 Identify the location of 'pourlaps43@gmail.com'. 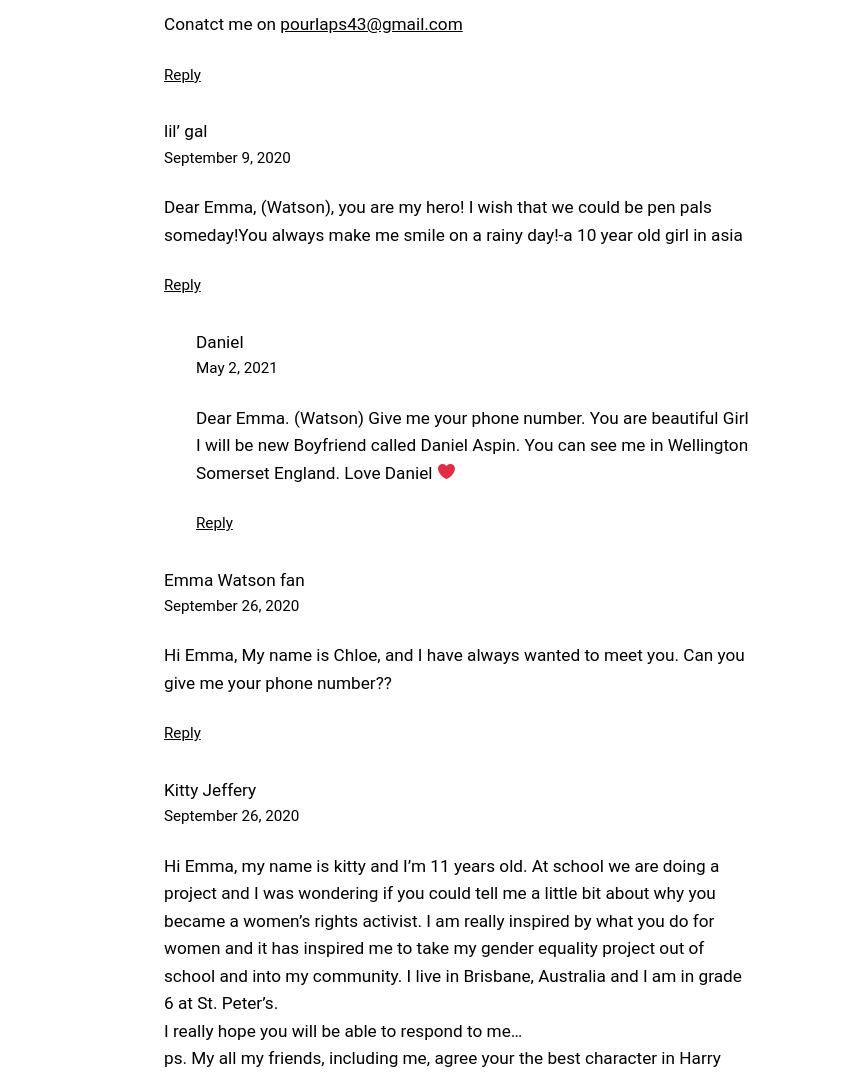
(278, 22).